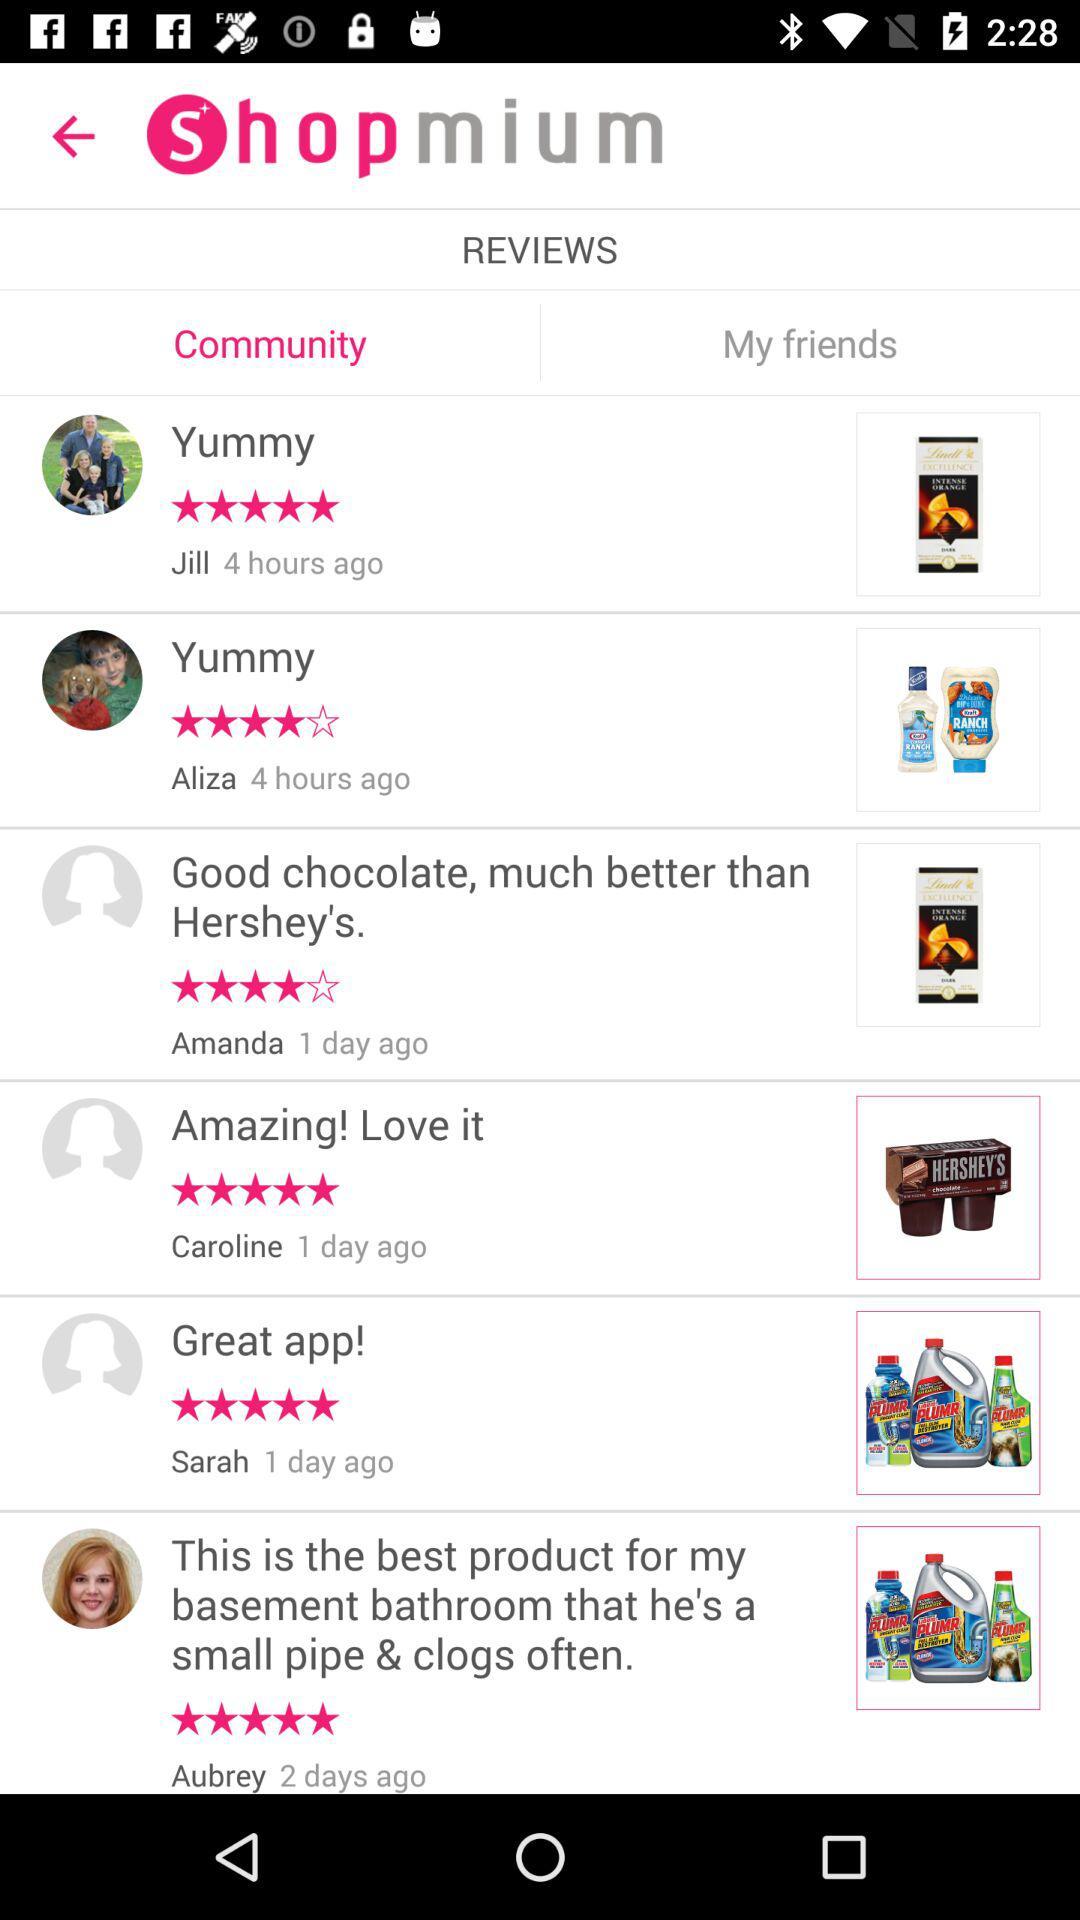 The height and width of the screenshot is (1920, 1080). What do you see at coordinates (254, 1403) in the screenshot?
I see `item below the great app! item` at bounding box center [254, 1403].